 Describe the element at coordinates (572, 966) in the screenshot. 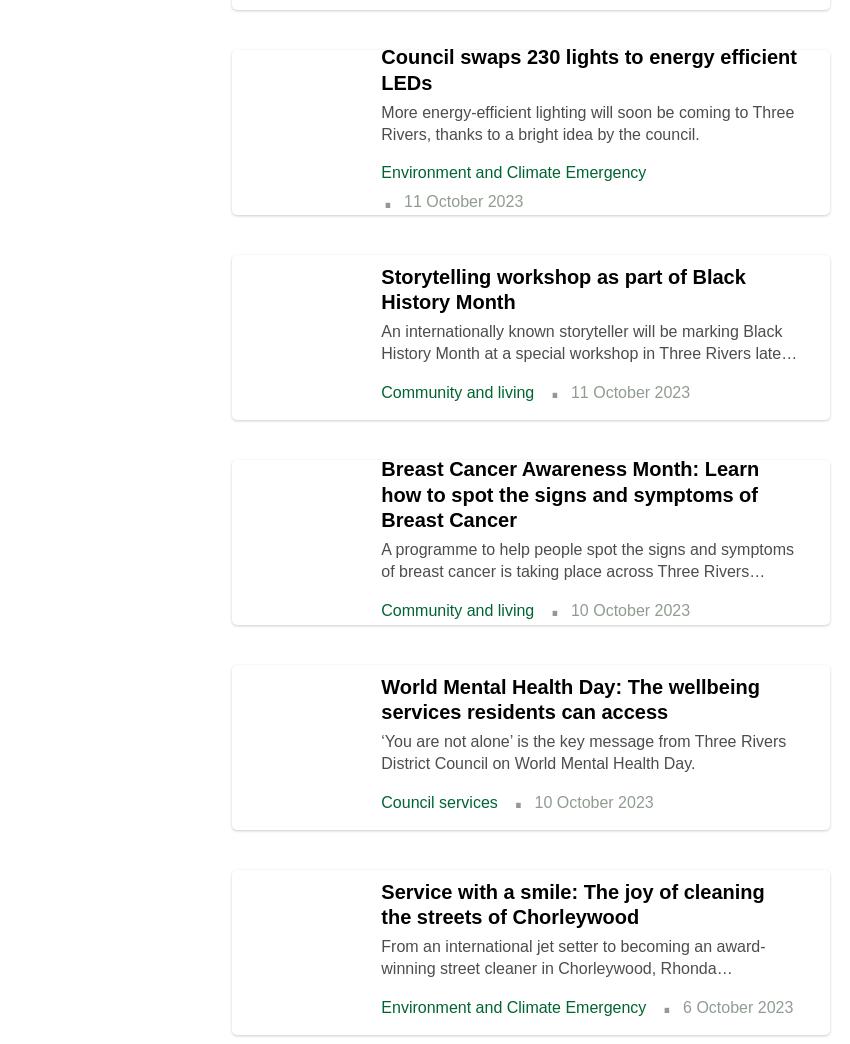

I see `'From an international jet setter to becoming an award-winning street cleaner in Chorleywood, Rhonda Vanderwood has an interesting story to tell.'` at that location.